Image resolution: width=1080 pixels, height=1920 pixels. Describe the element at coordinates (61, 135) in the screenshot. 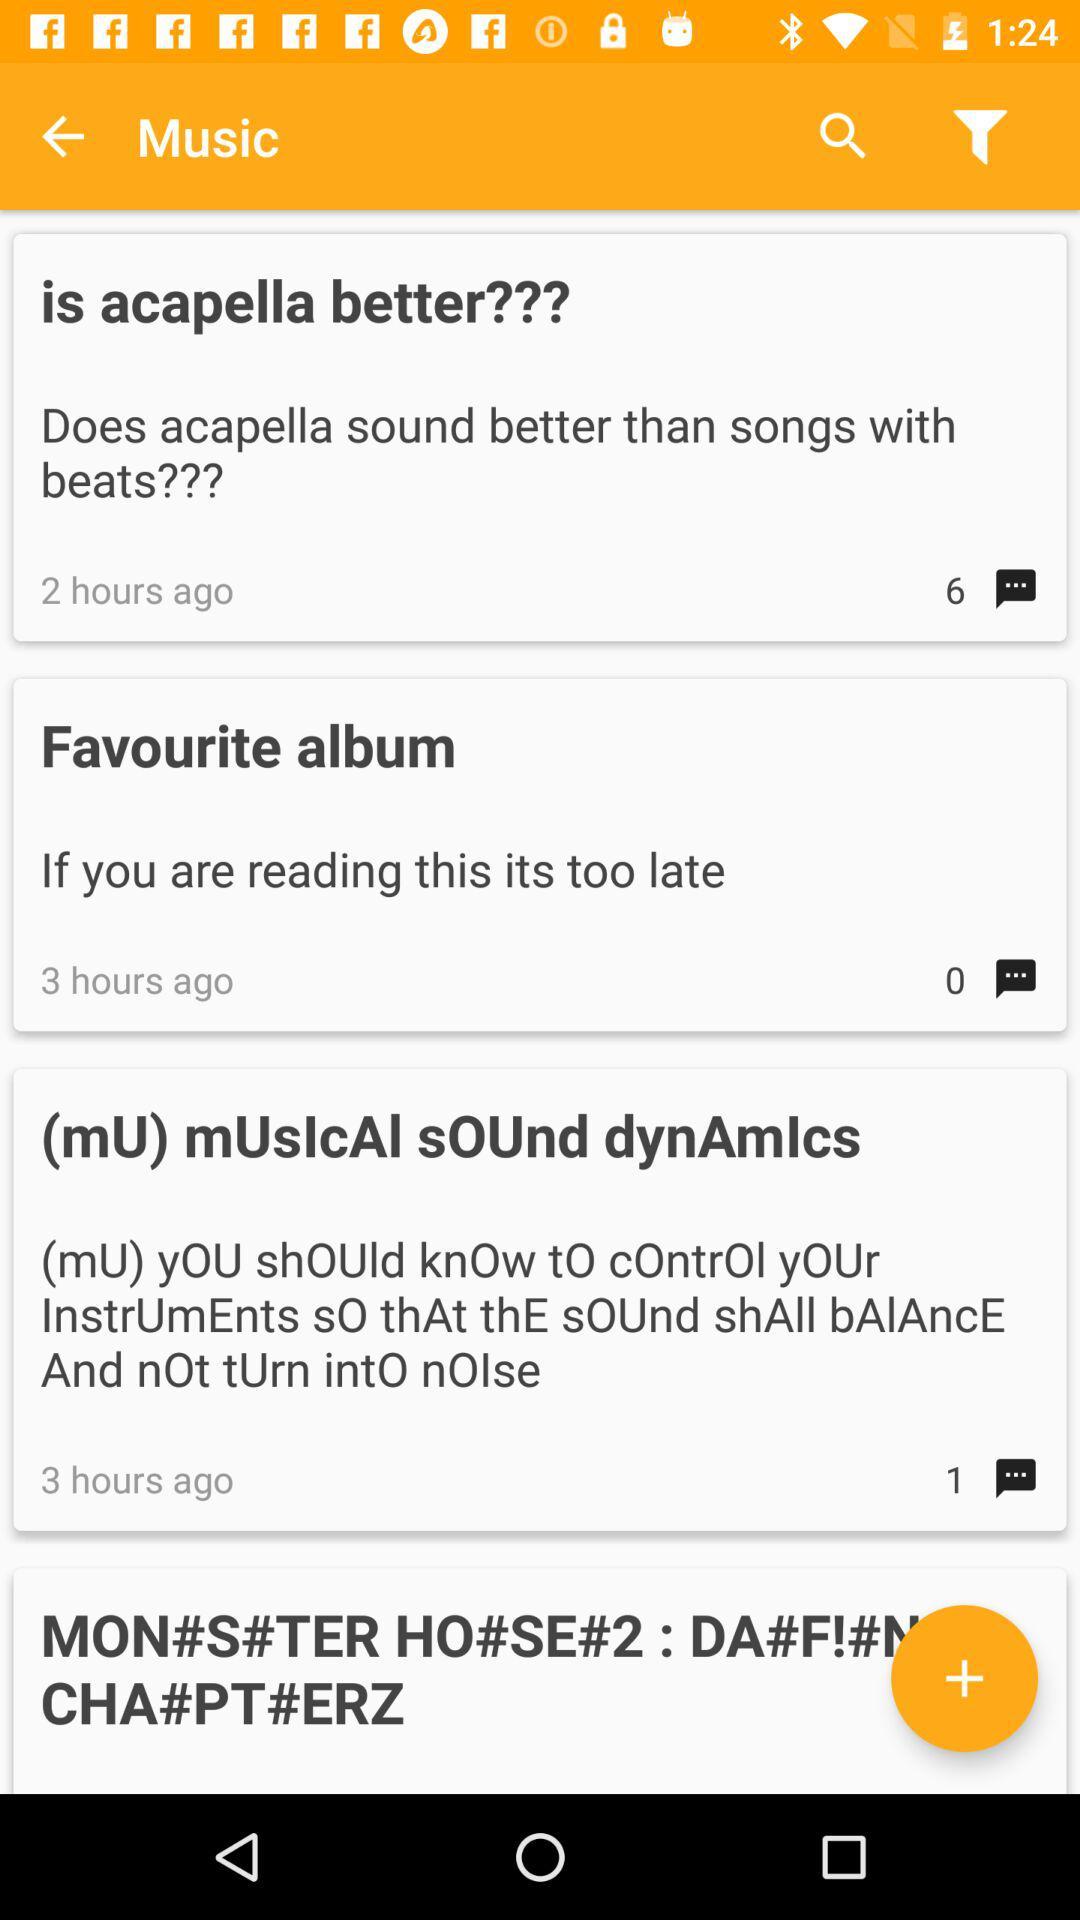

I see `item to the left of the music` at that location.